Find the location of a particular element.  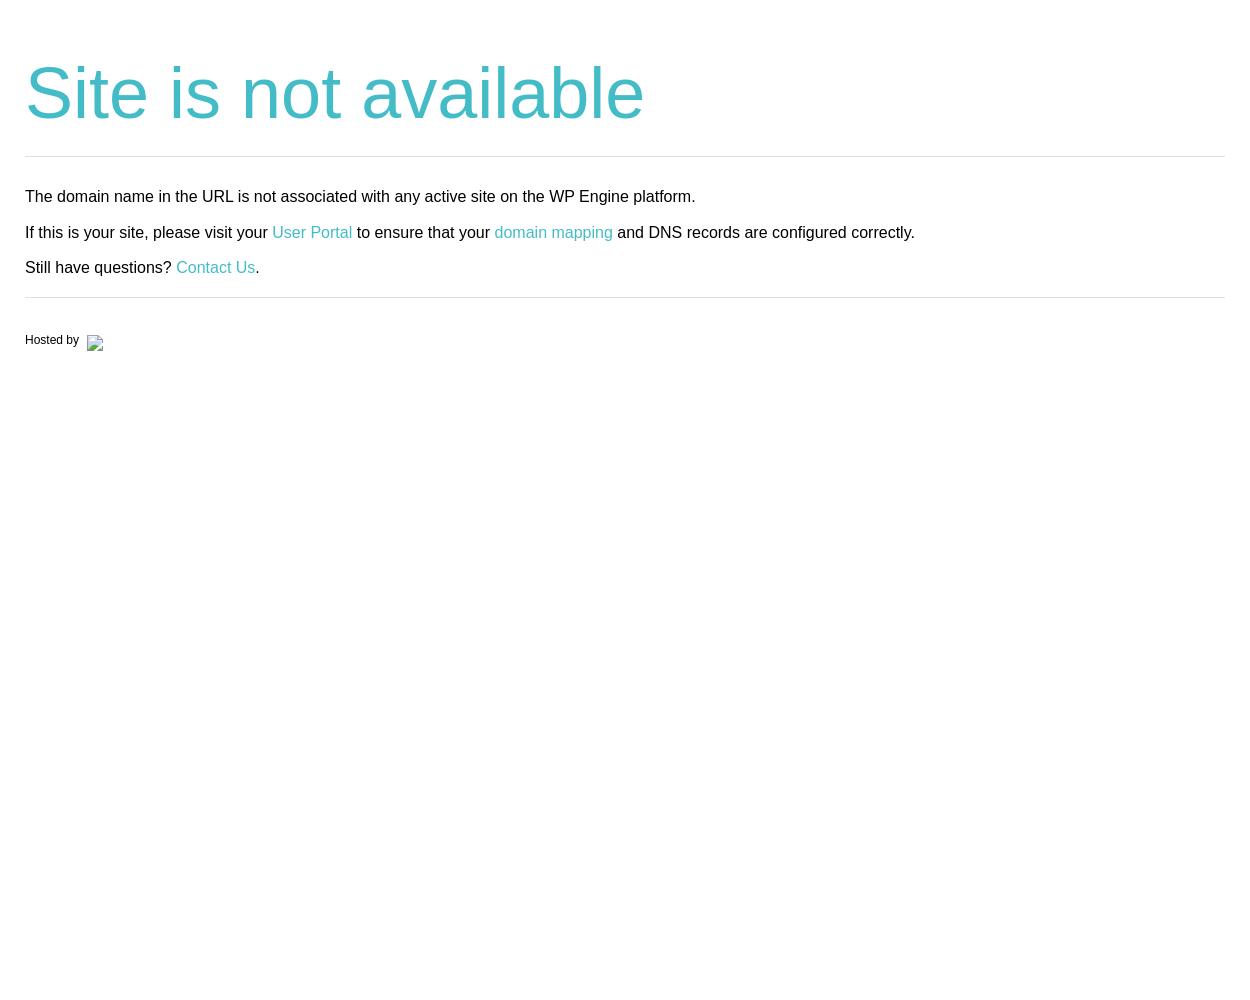

'Still have questions?' is located at coordinates (99, 266).